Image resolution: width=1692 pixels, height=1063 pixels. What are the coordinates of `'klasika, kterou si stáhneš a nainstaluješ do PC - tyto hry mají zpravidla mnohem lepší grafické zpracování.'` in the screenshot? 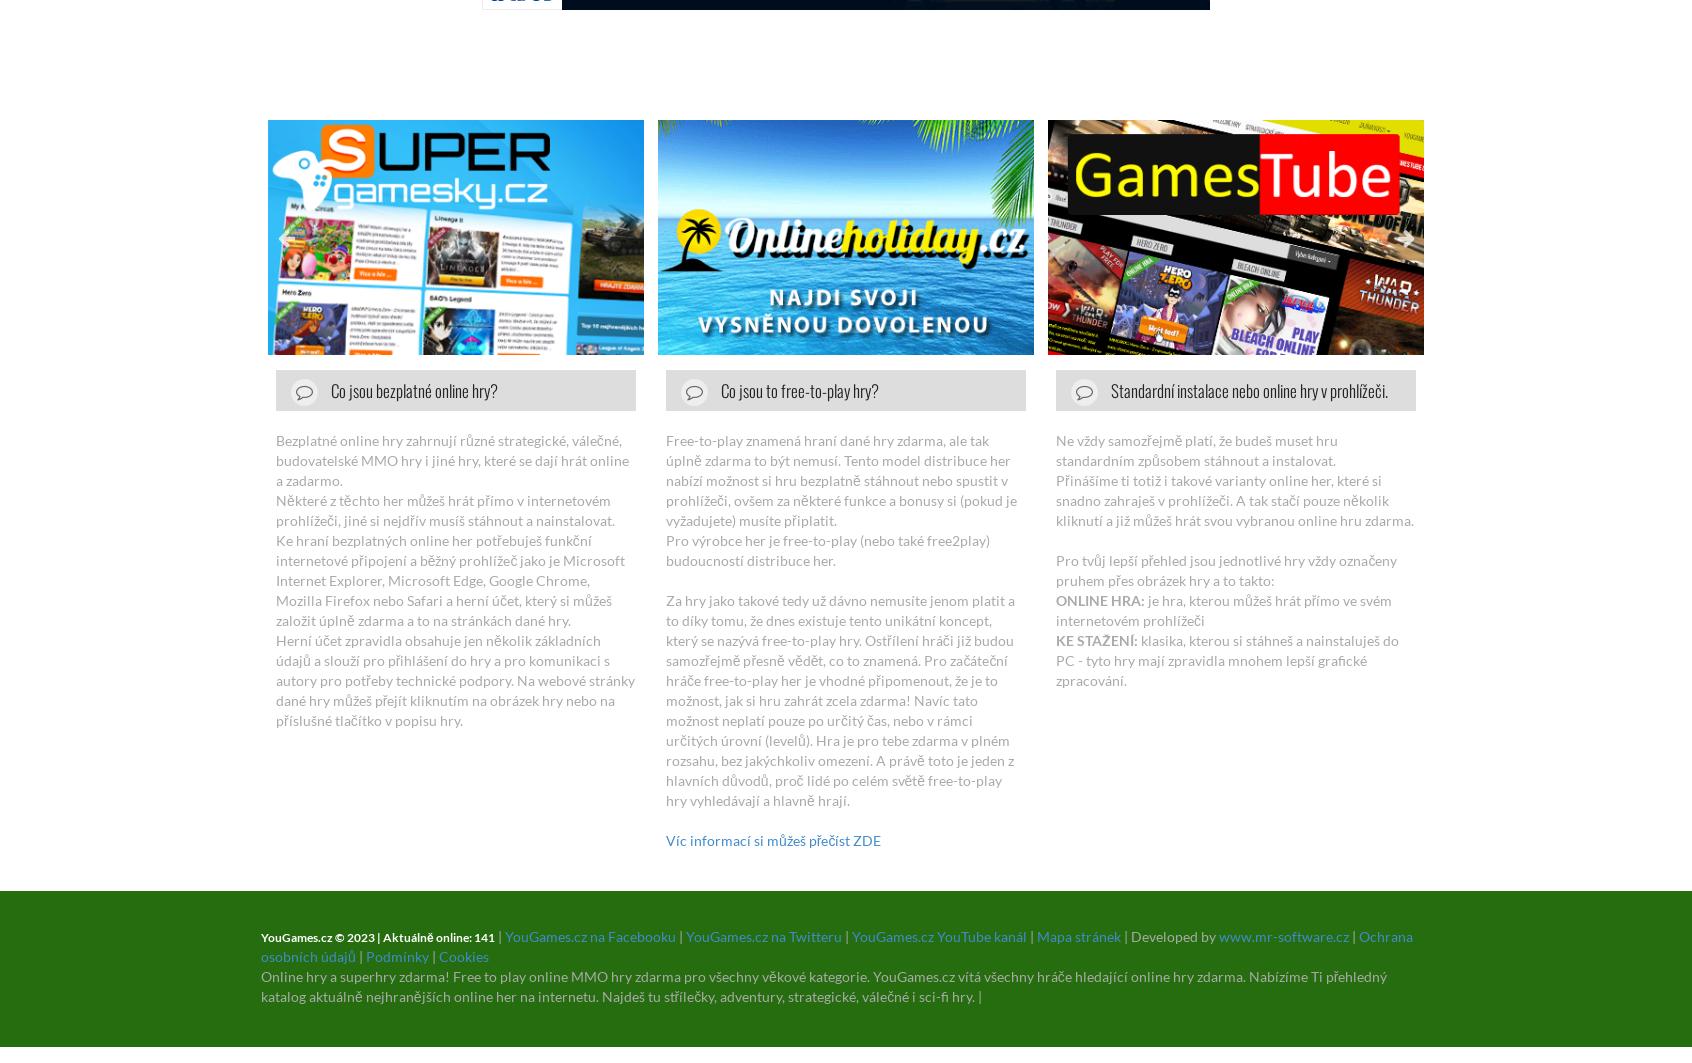 It's located at (1227, 659).